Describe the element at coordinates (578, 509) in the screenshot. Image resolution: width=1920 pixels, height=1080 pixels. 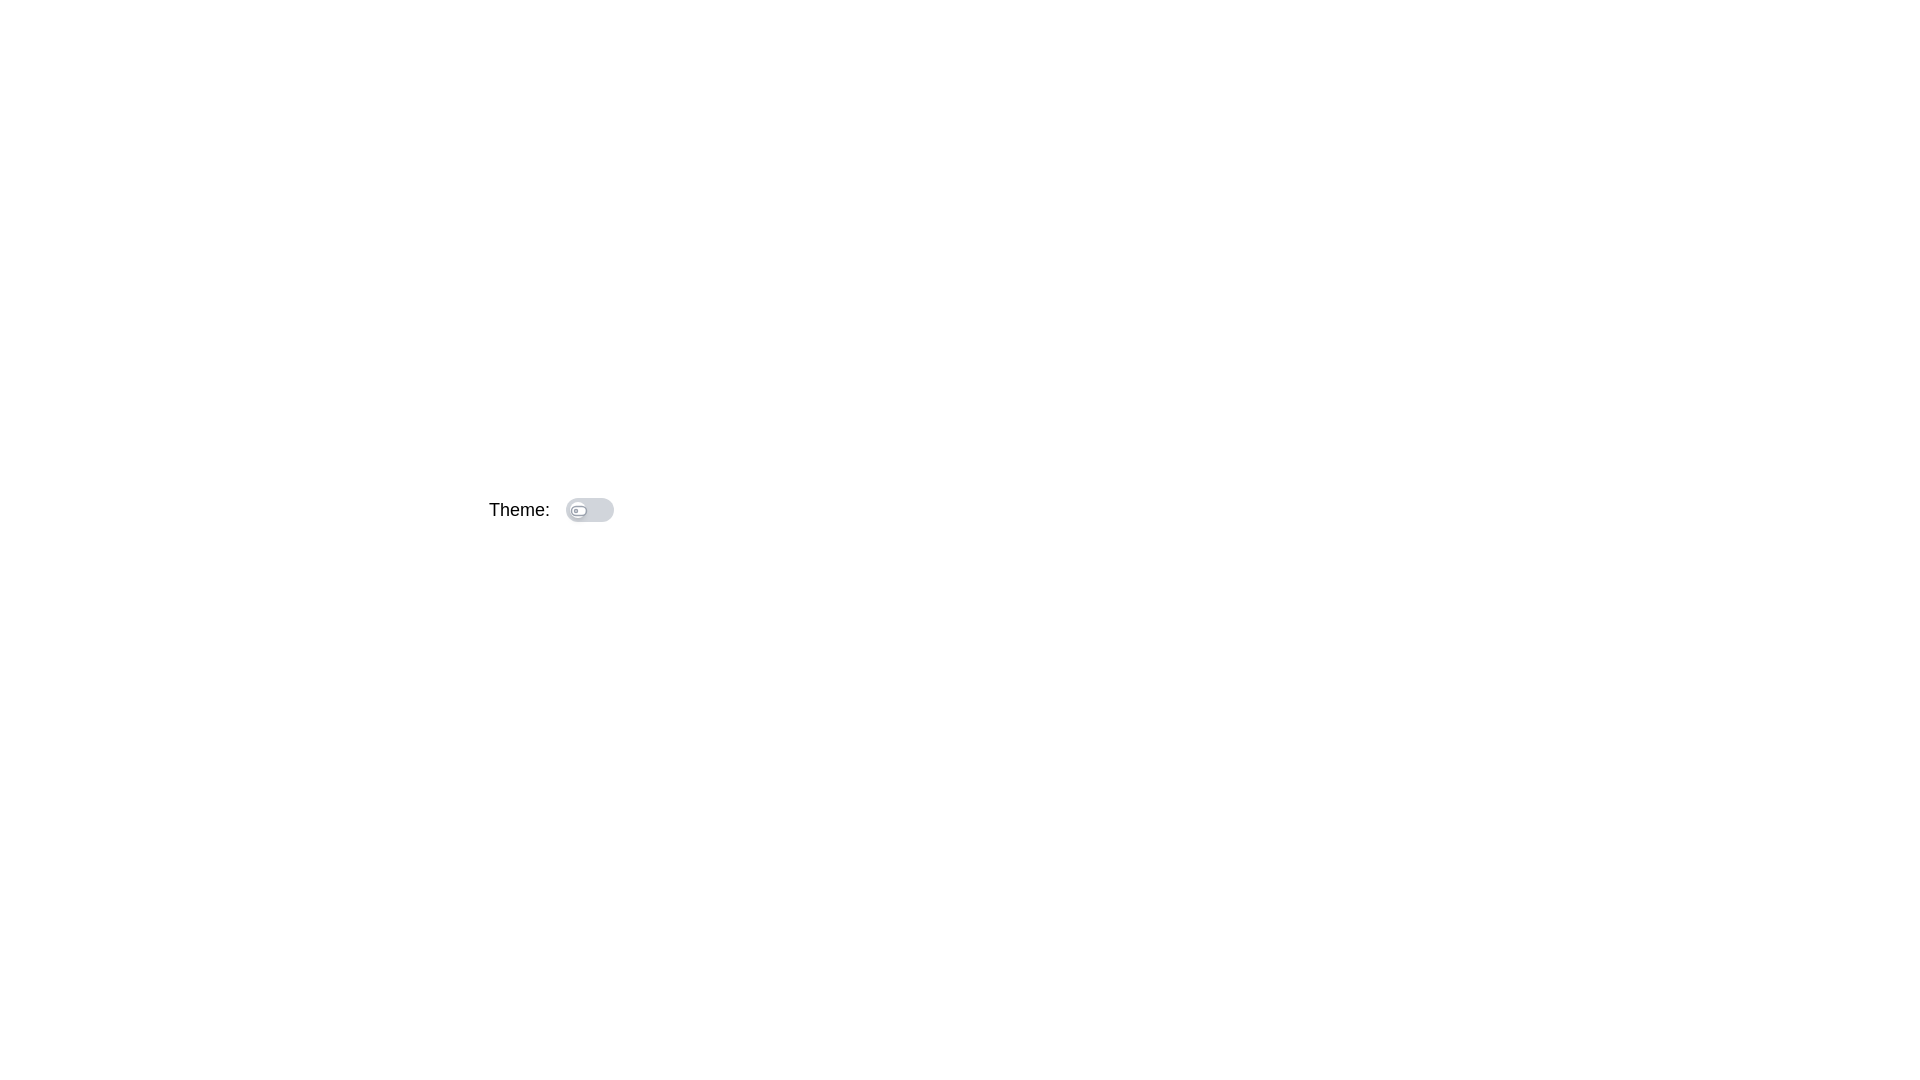
I see `the SVG/Icon representing the left or inactive state of the toggle switch in the toggle control interface` at that location.